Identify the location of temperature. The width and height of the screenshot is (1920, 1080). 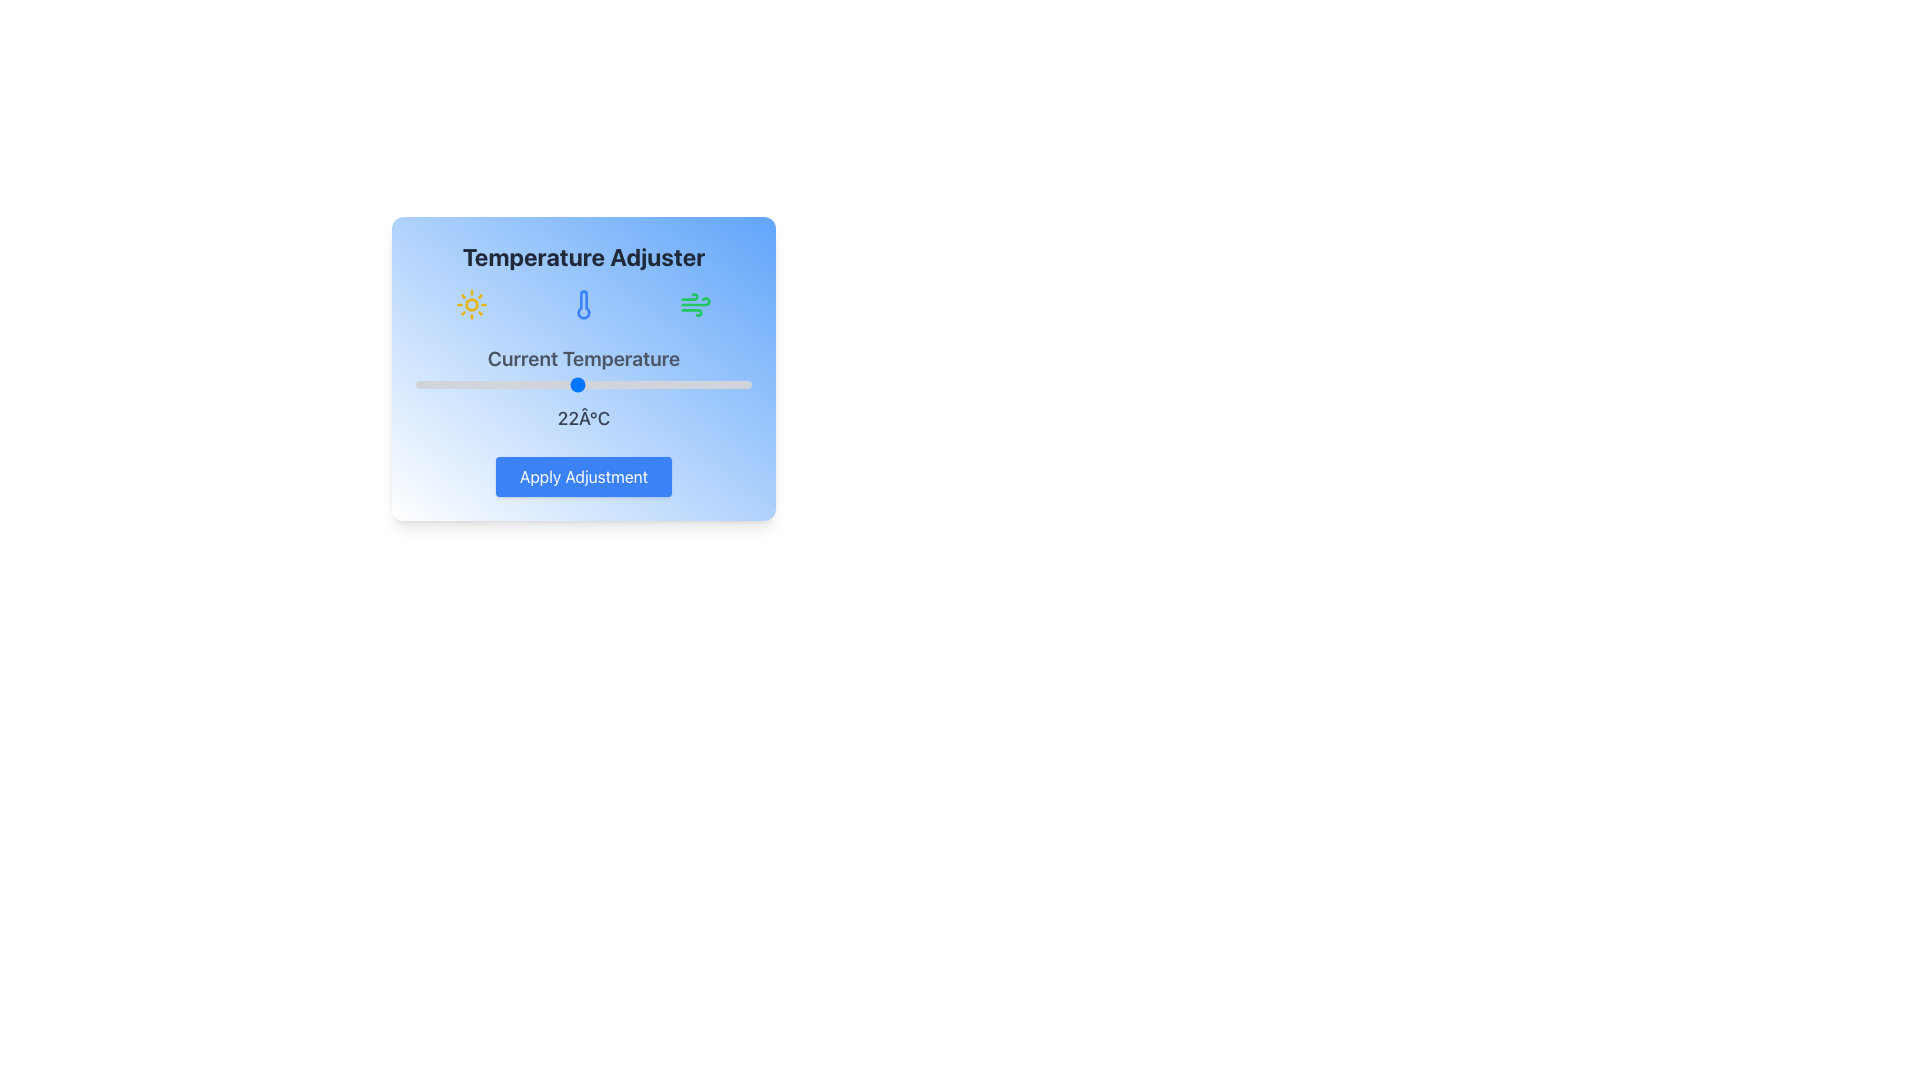
(441, 385).